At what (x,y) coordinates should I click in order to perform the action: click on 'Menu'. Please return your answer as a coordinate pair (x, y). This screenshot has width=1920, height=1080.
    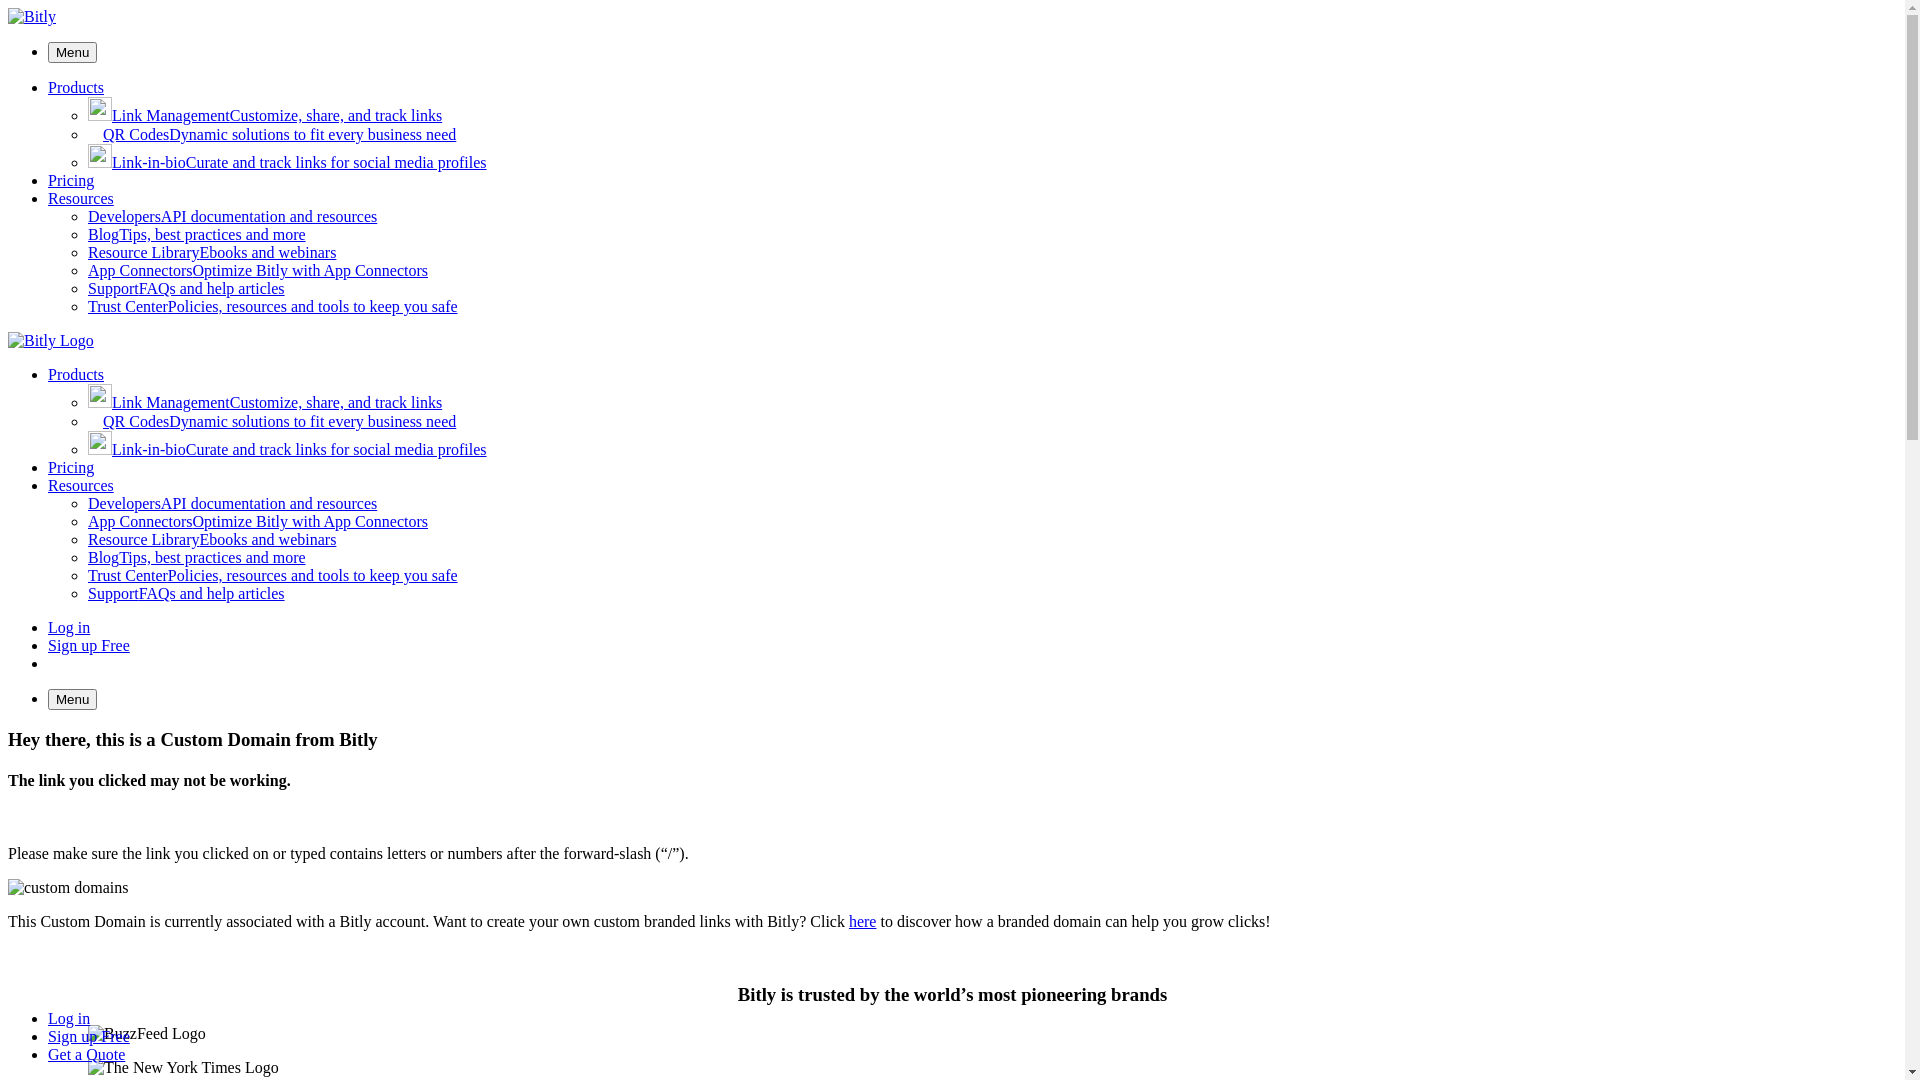
    Looking at the image, I should click on (72, 698).